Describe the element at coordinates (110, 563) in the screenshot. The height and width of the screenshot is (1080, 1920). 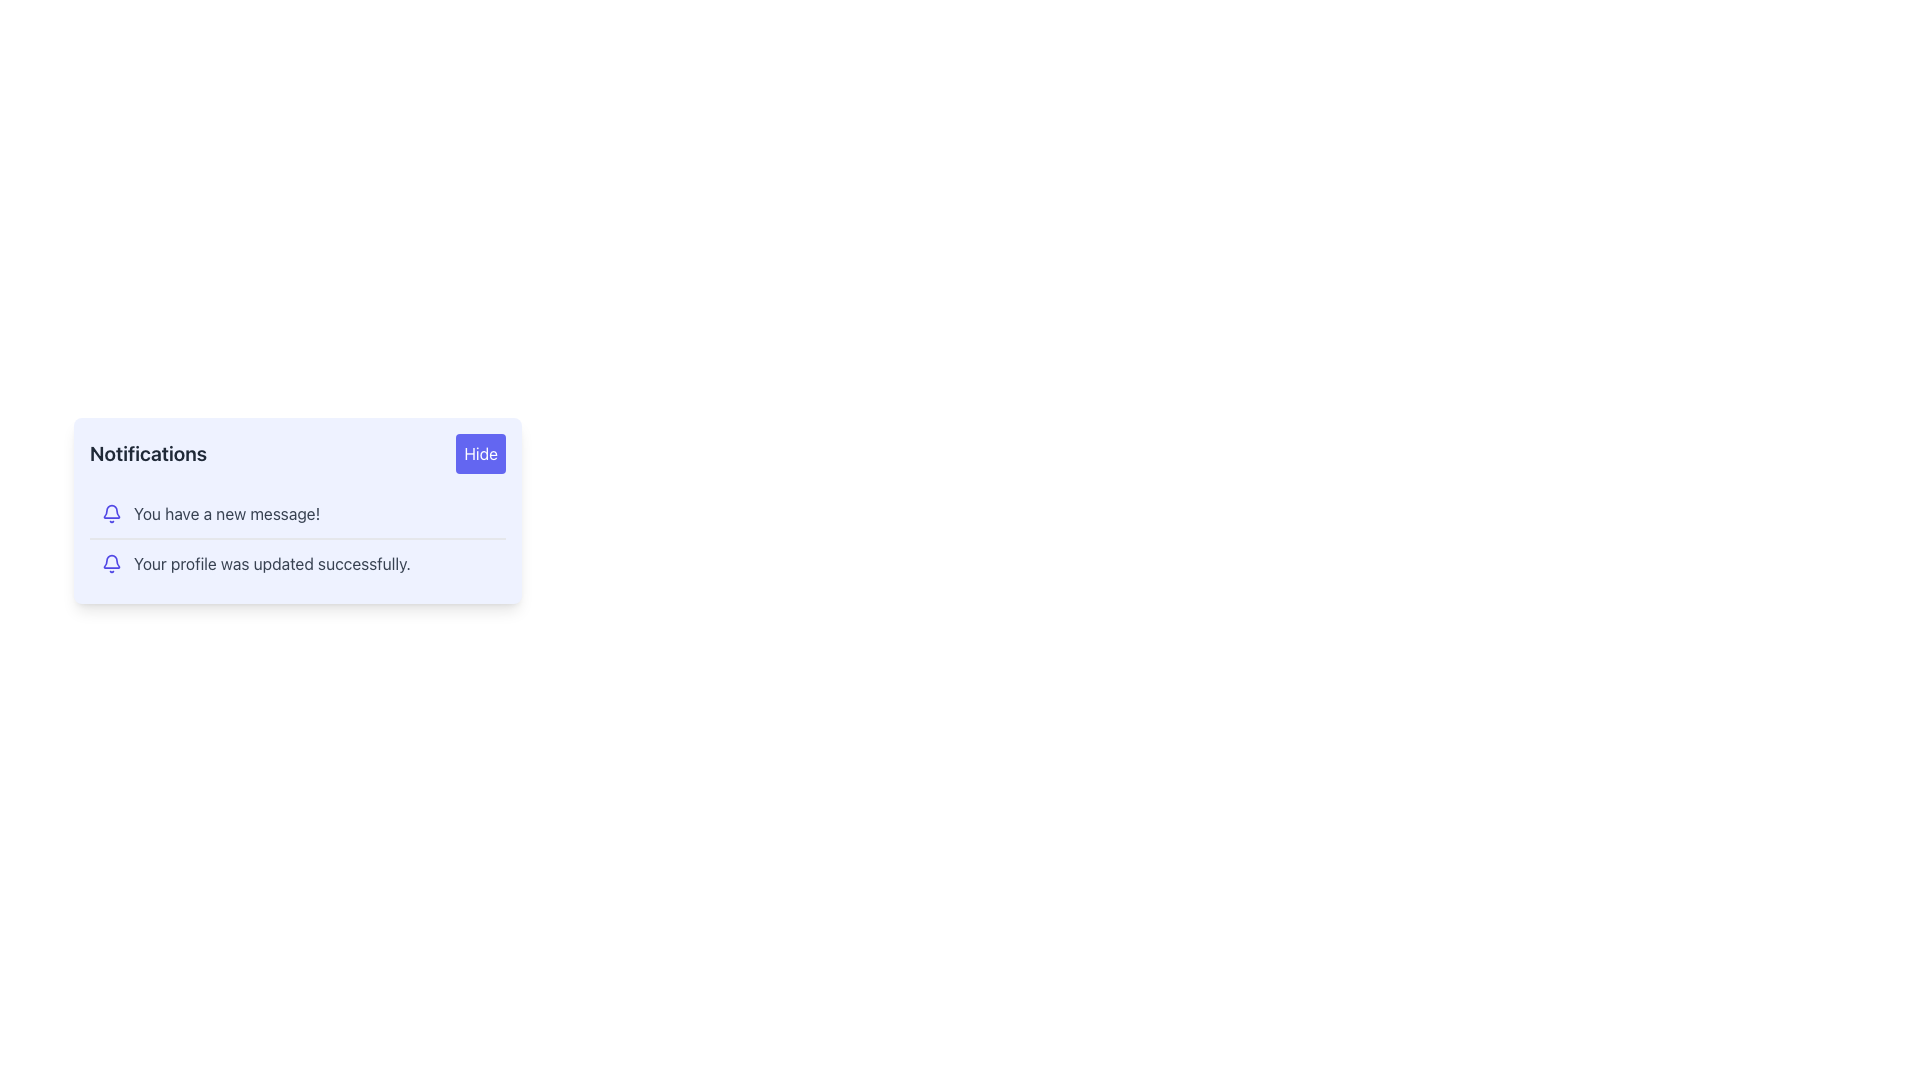
I see `the bell icon located at the beginning of the second notification message that indicates a profile update` at that location.